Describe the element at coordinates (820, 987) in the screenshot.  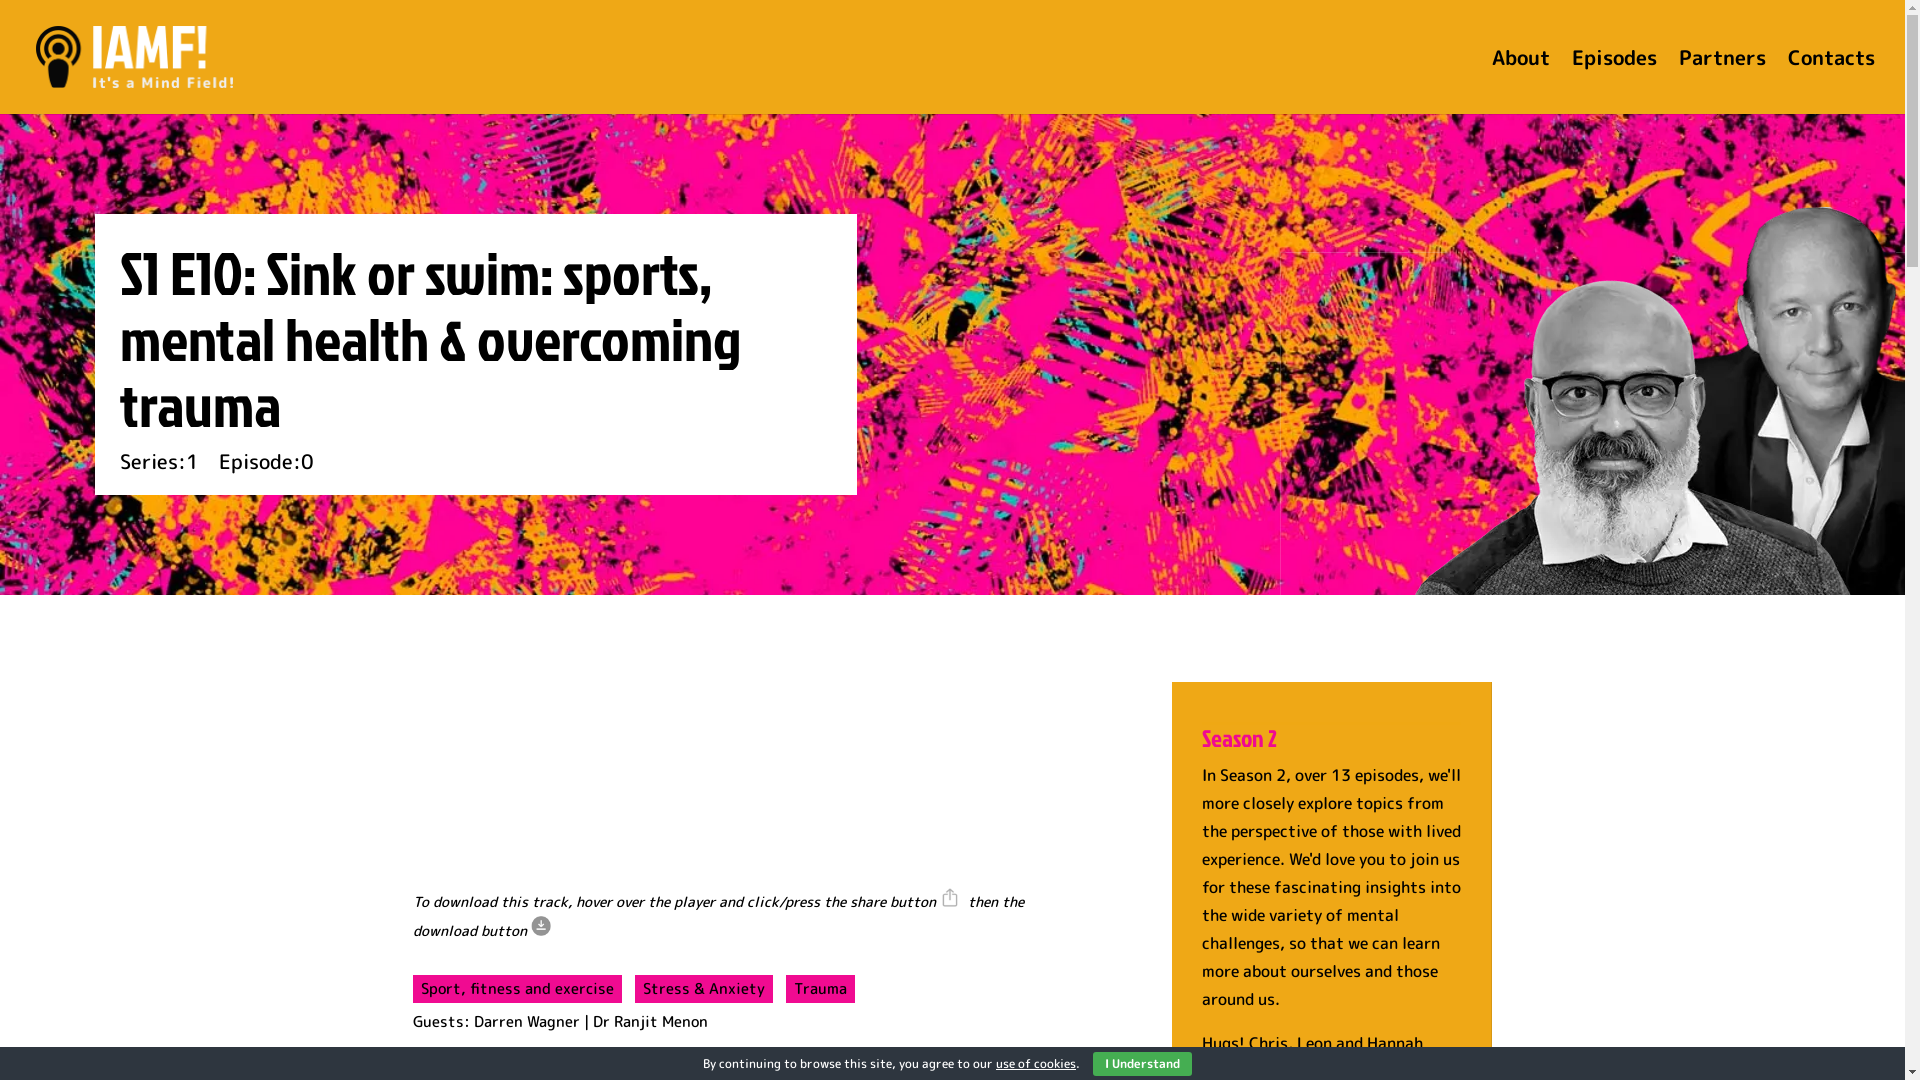
I see `'Trauma'` at that location.